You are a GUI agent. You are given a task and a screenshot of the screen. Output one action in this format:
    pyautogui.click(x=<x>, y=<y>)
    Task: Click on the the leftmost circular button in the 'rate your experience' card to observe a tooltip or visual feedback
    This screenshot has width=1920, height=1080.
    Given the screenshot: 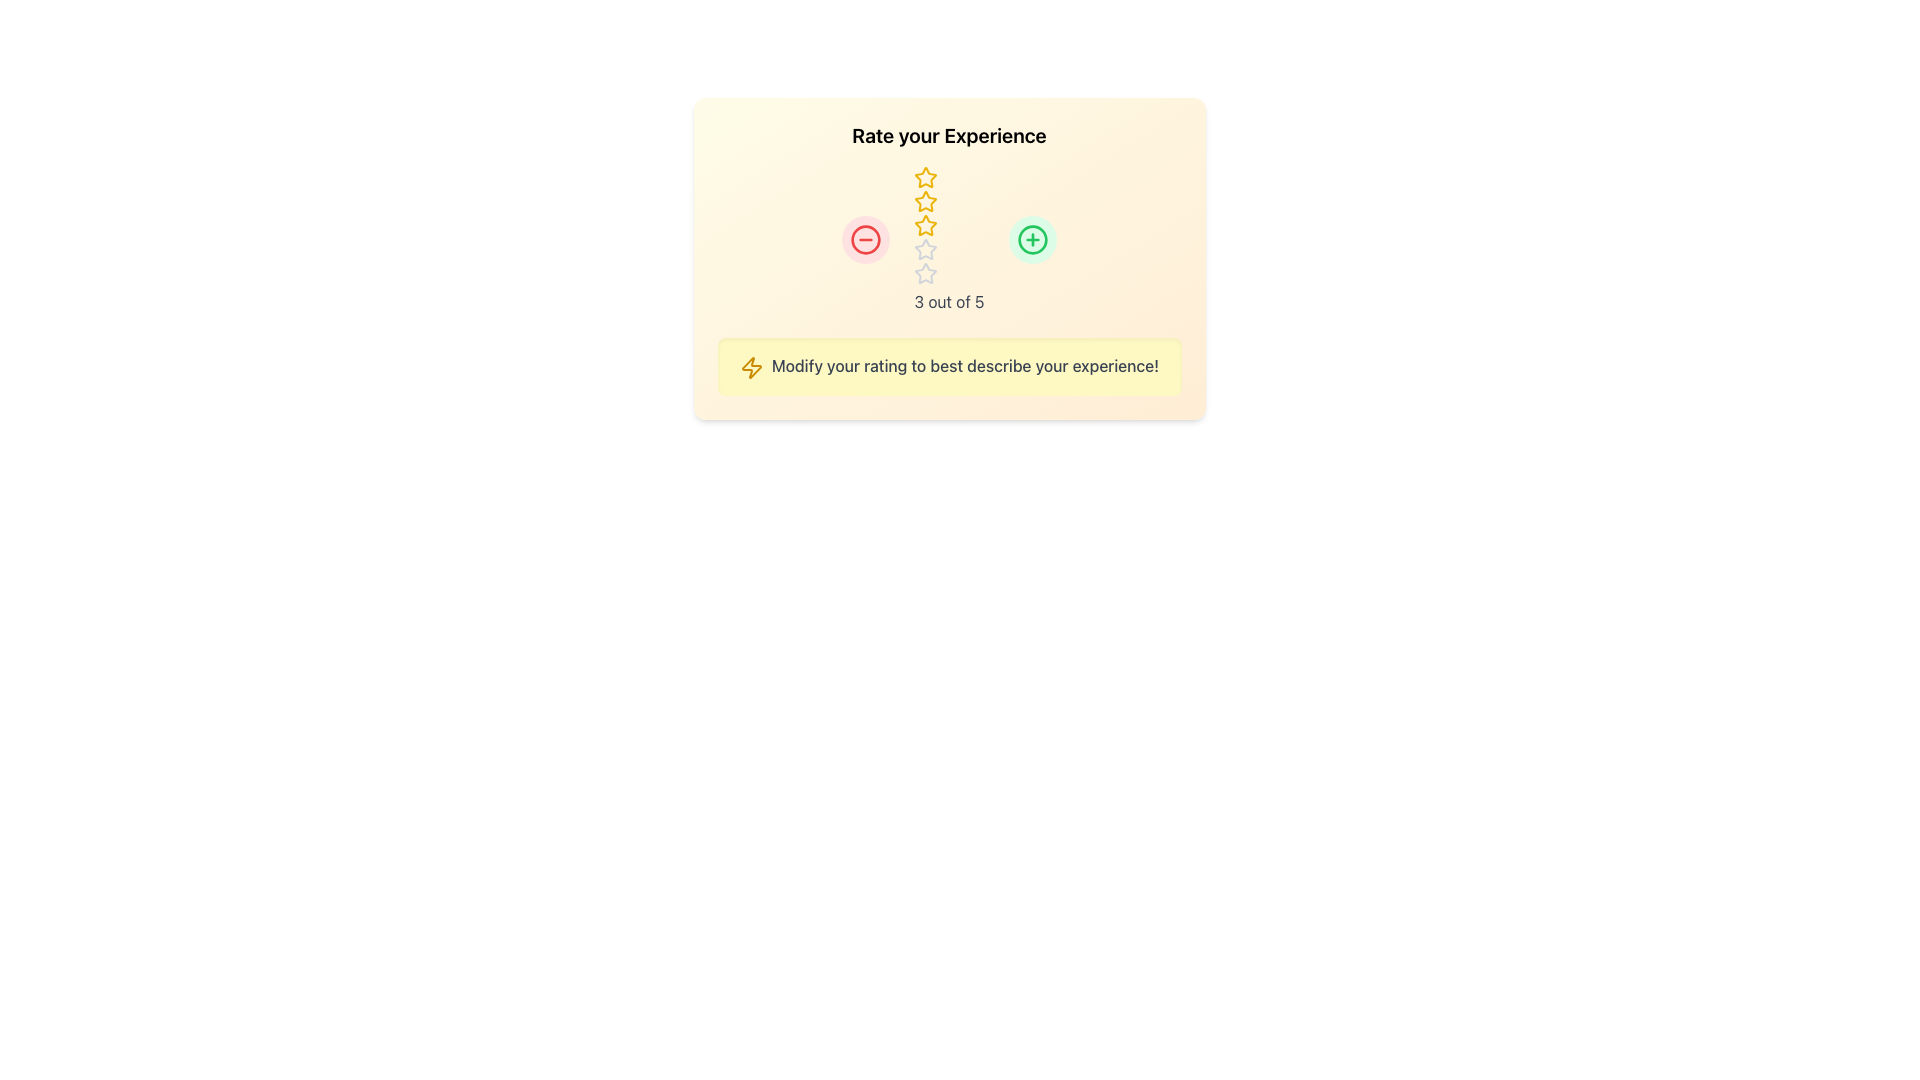 What is the action you would take?
    pyautogui.click(x=866, y=238)
    